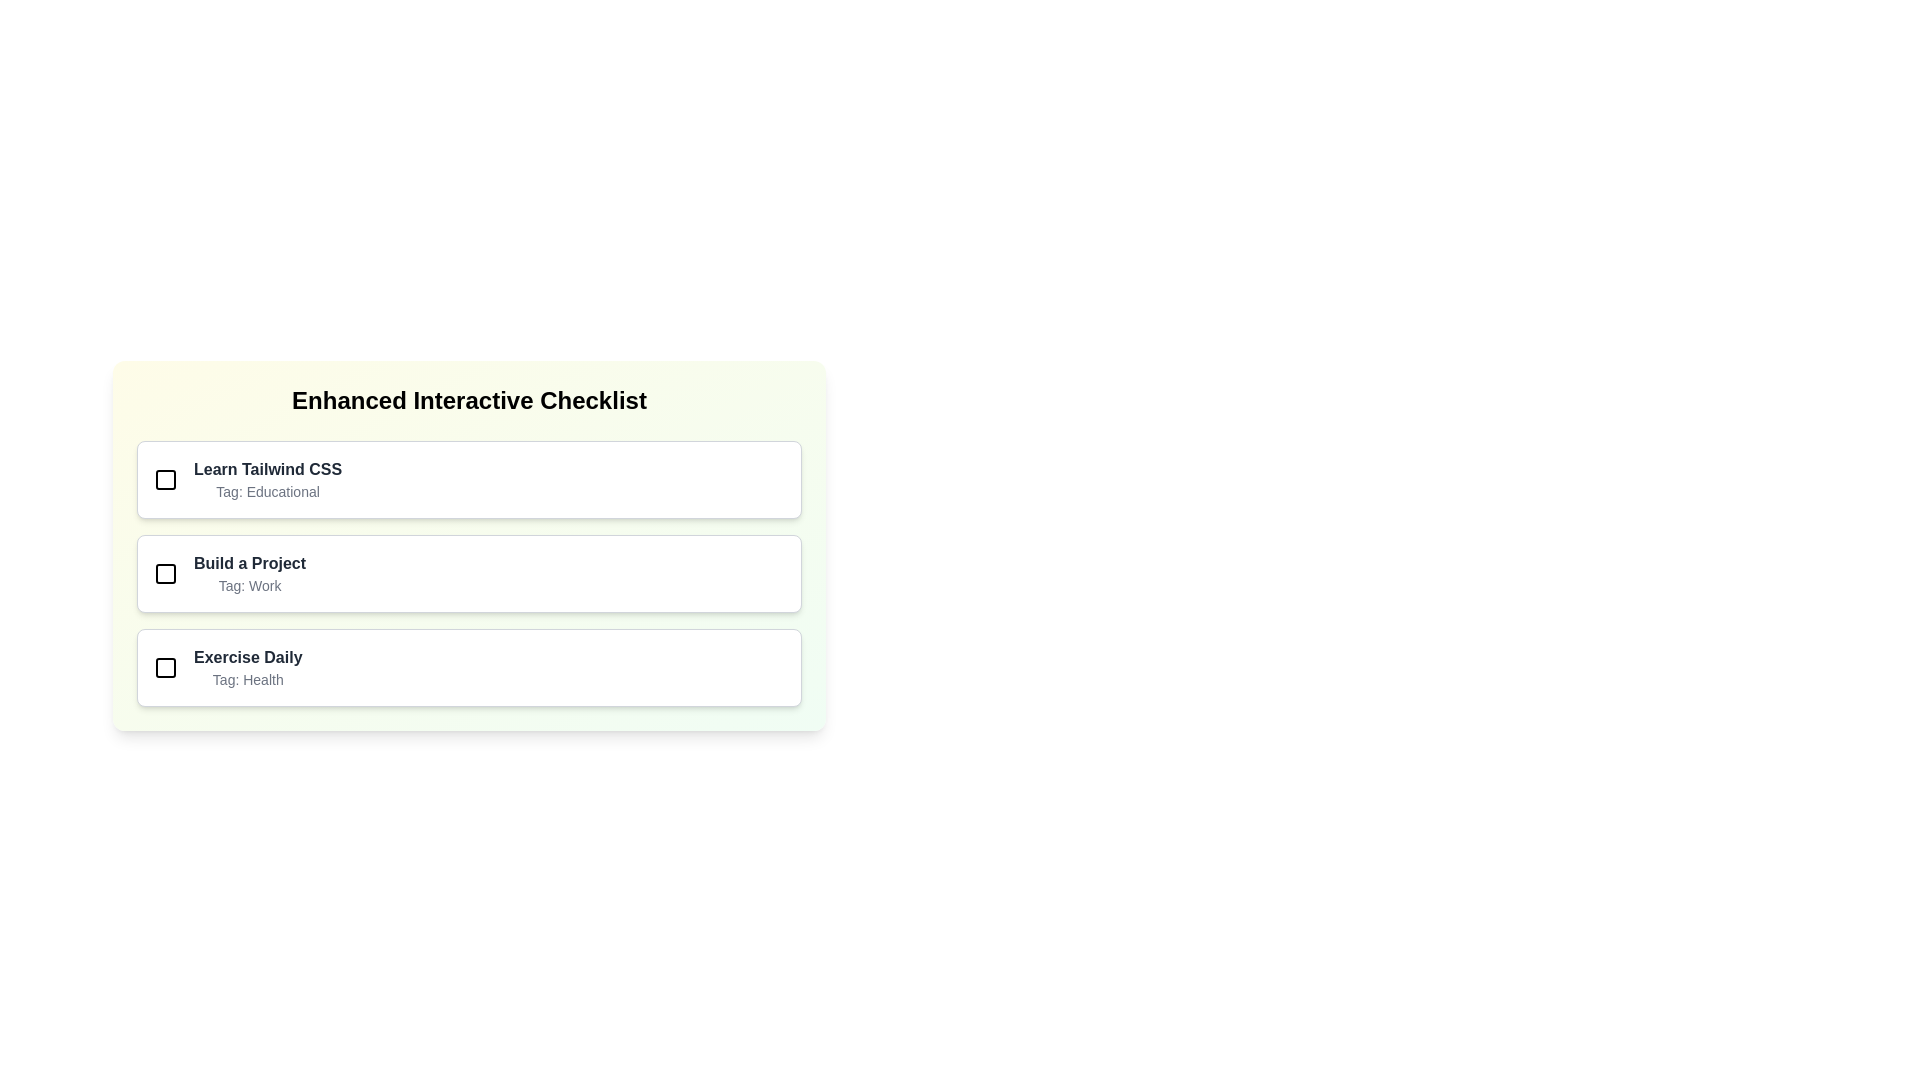 The image size is (1920, 1080). I want to click on the third selectable checklist item labeled 'Exercise Daily', so click(468, 667).